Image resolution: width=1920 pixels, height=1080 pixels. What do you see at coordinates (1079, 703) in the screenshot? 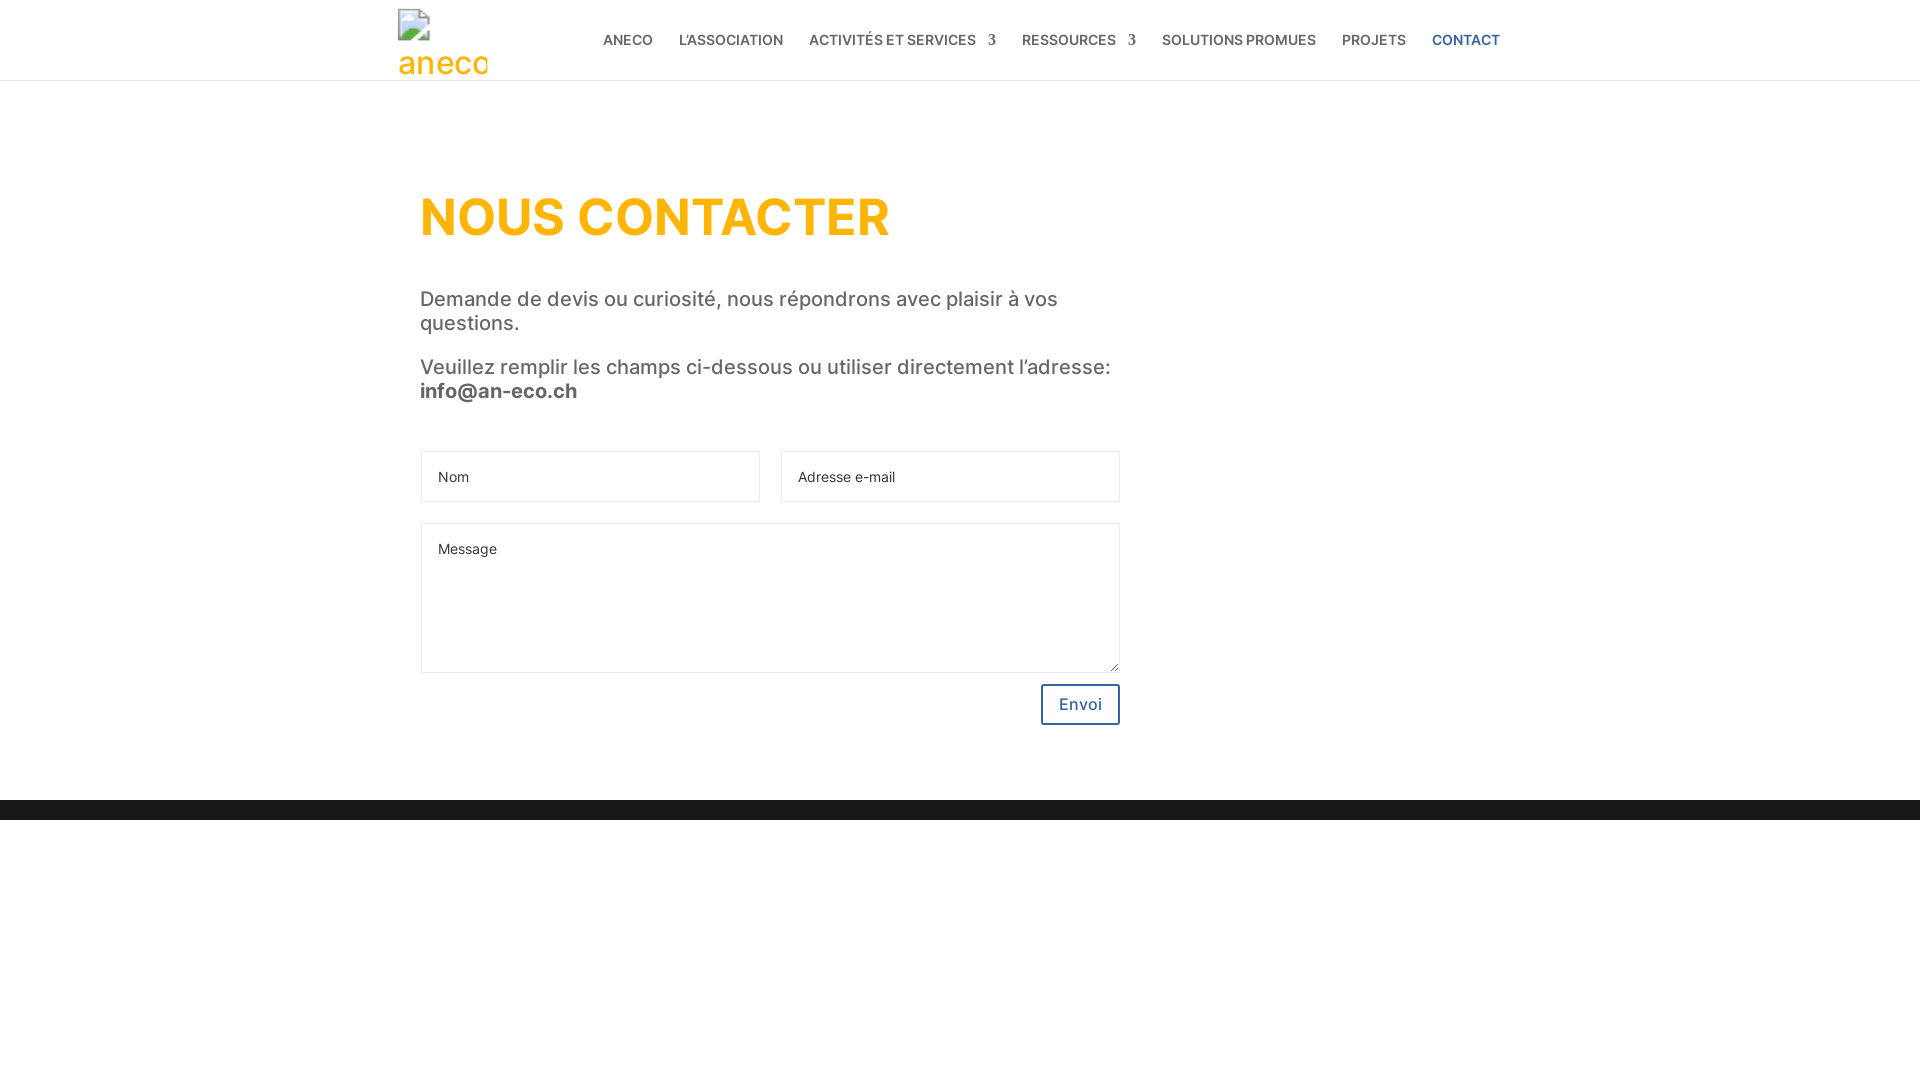
I see `'Envoi'` at bounding box center [1079, 703].